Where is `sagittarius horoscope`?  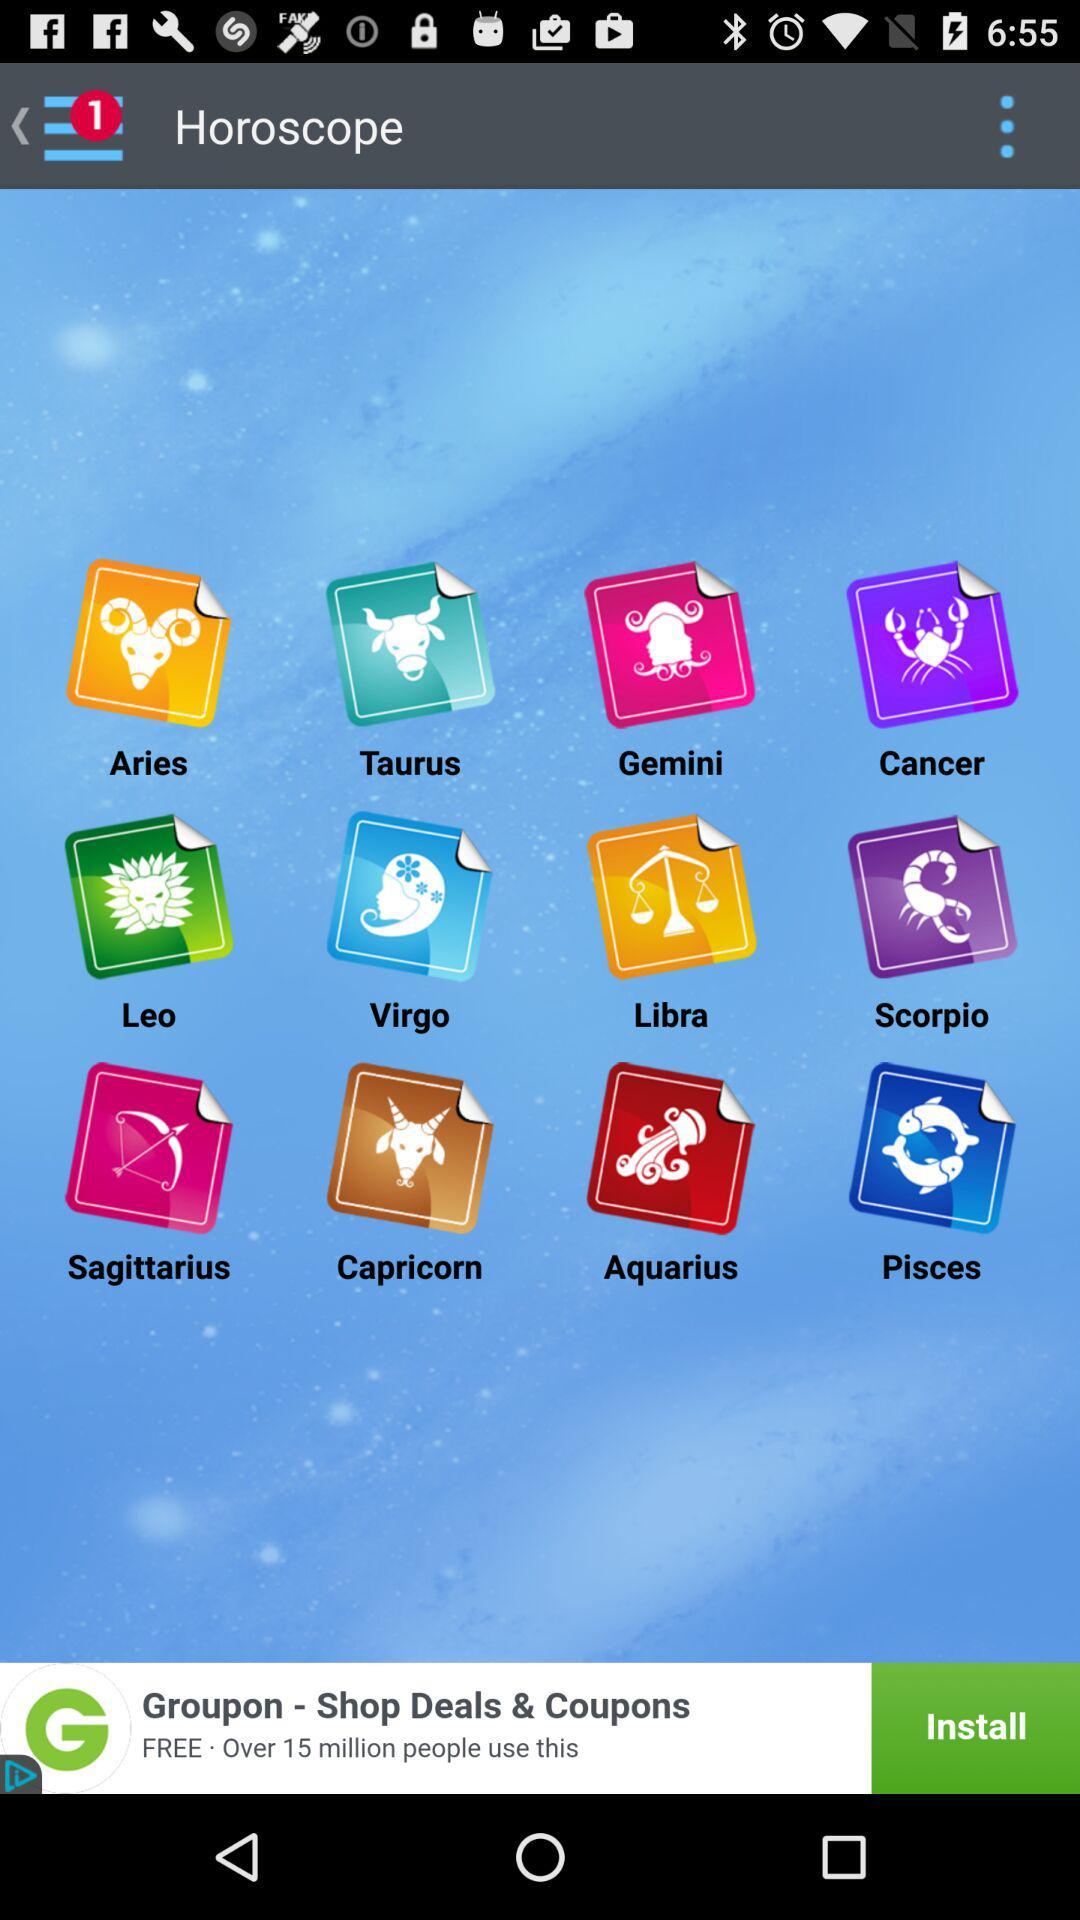 sagittarius horoscope is located at coordinates (147, 1148).